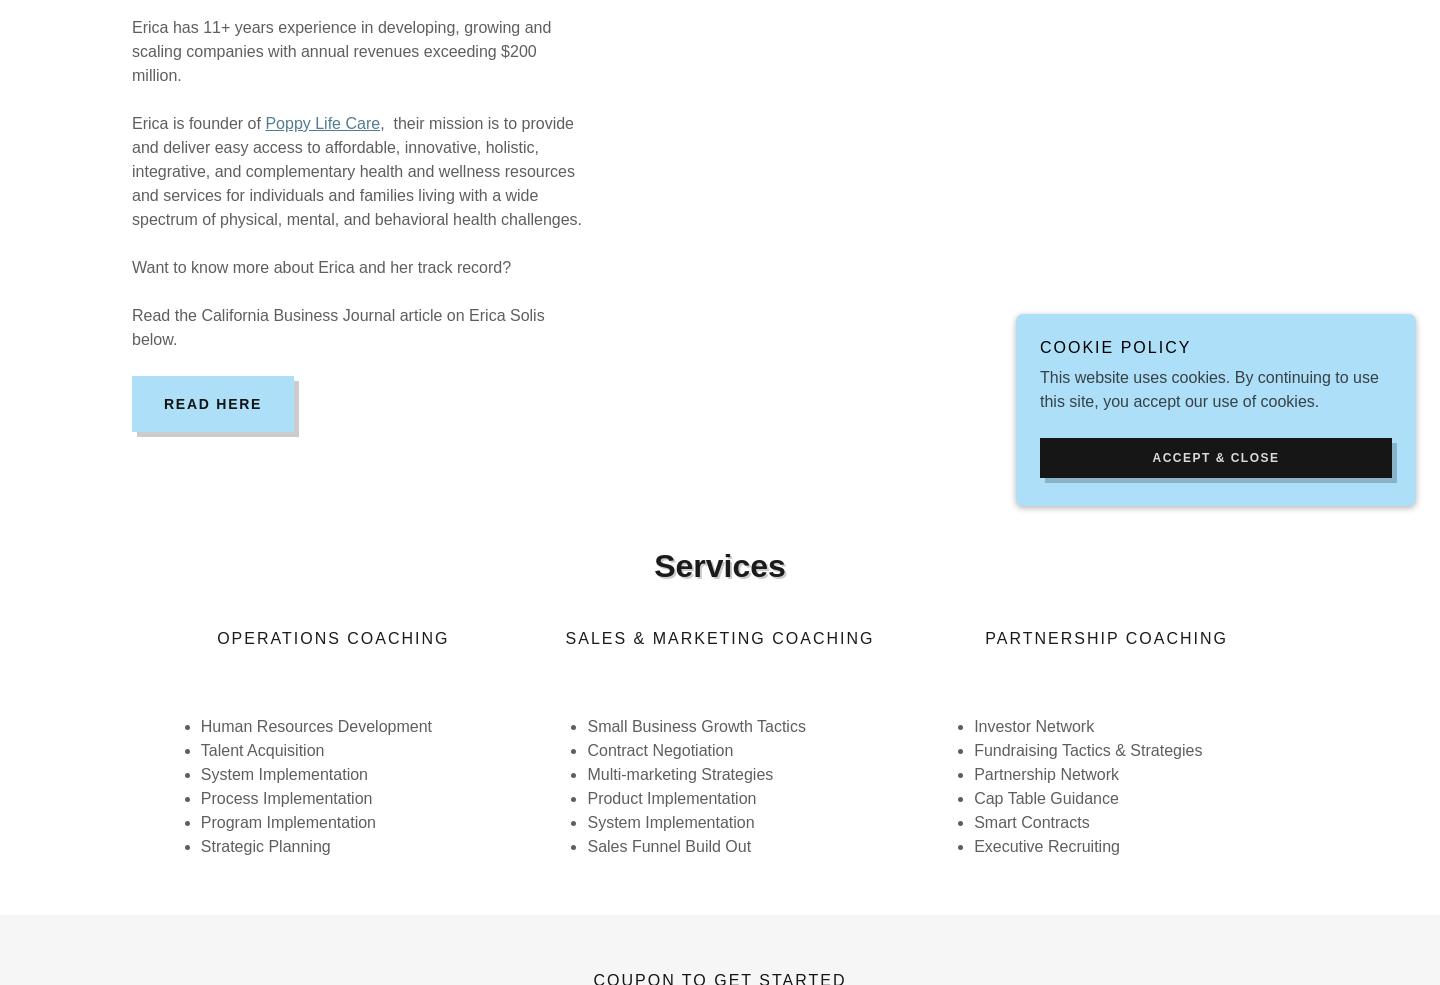 This screenshot has width=1440, height=985. I want to click on 'Product Implementation', so click(586, 797).